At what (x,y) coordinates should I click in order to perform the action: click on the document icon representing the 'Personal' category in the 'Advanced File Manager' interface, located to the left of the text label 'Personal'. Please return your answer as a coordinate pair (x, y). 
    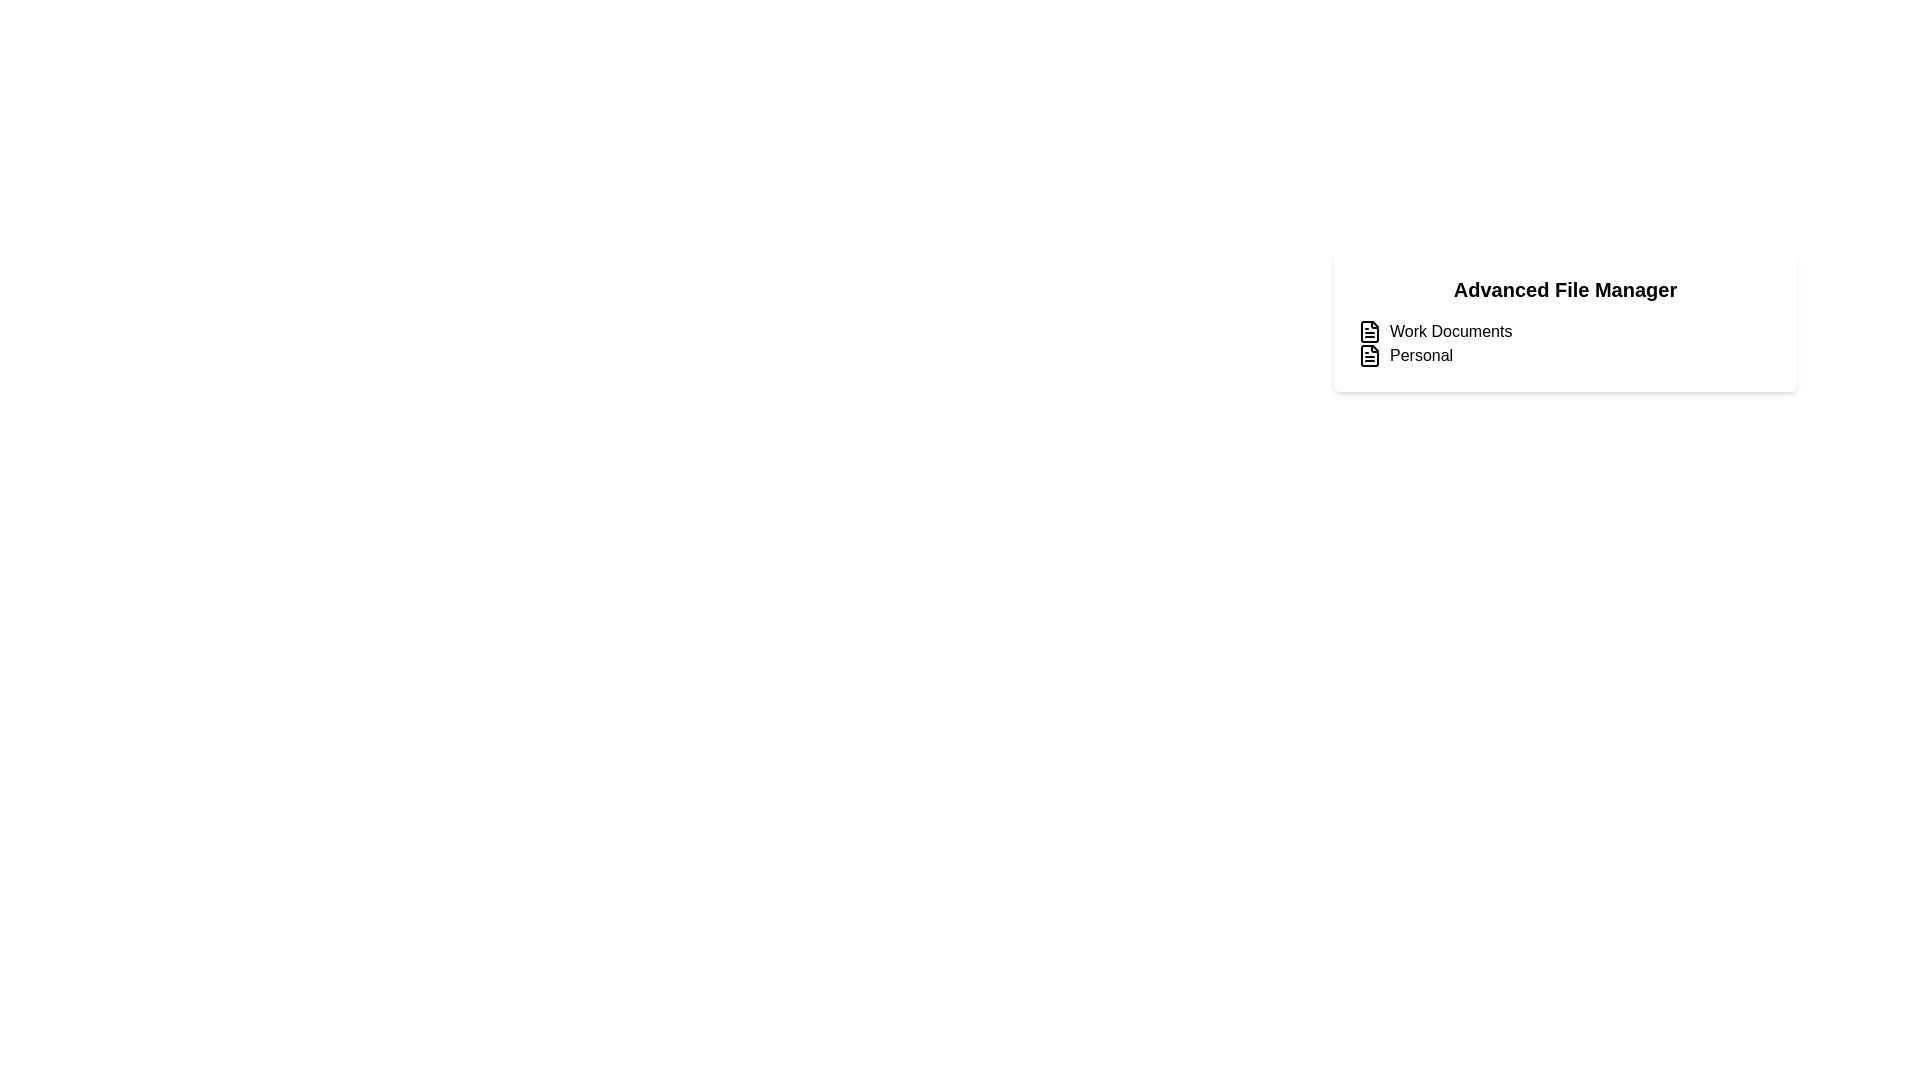
    Looking at the image, I should click on (1368, 354).